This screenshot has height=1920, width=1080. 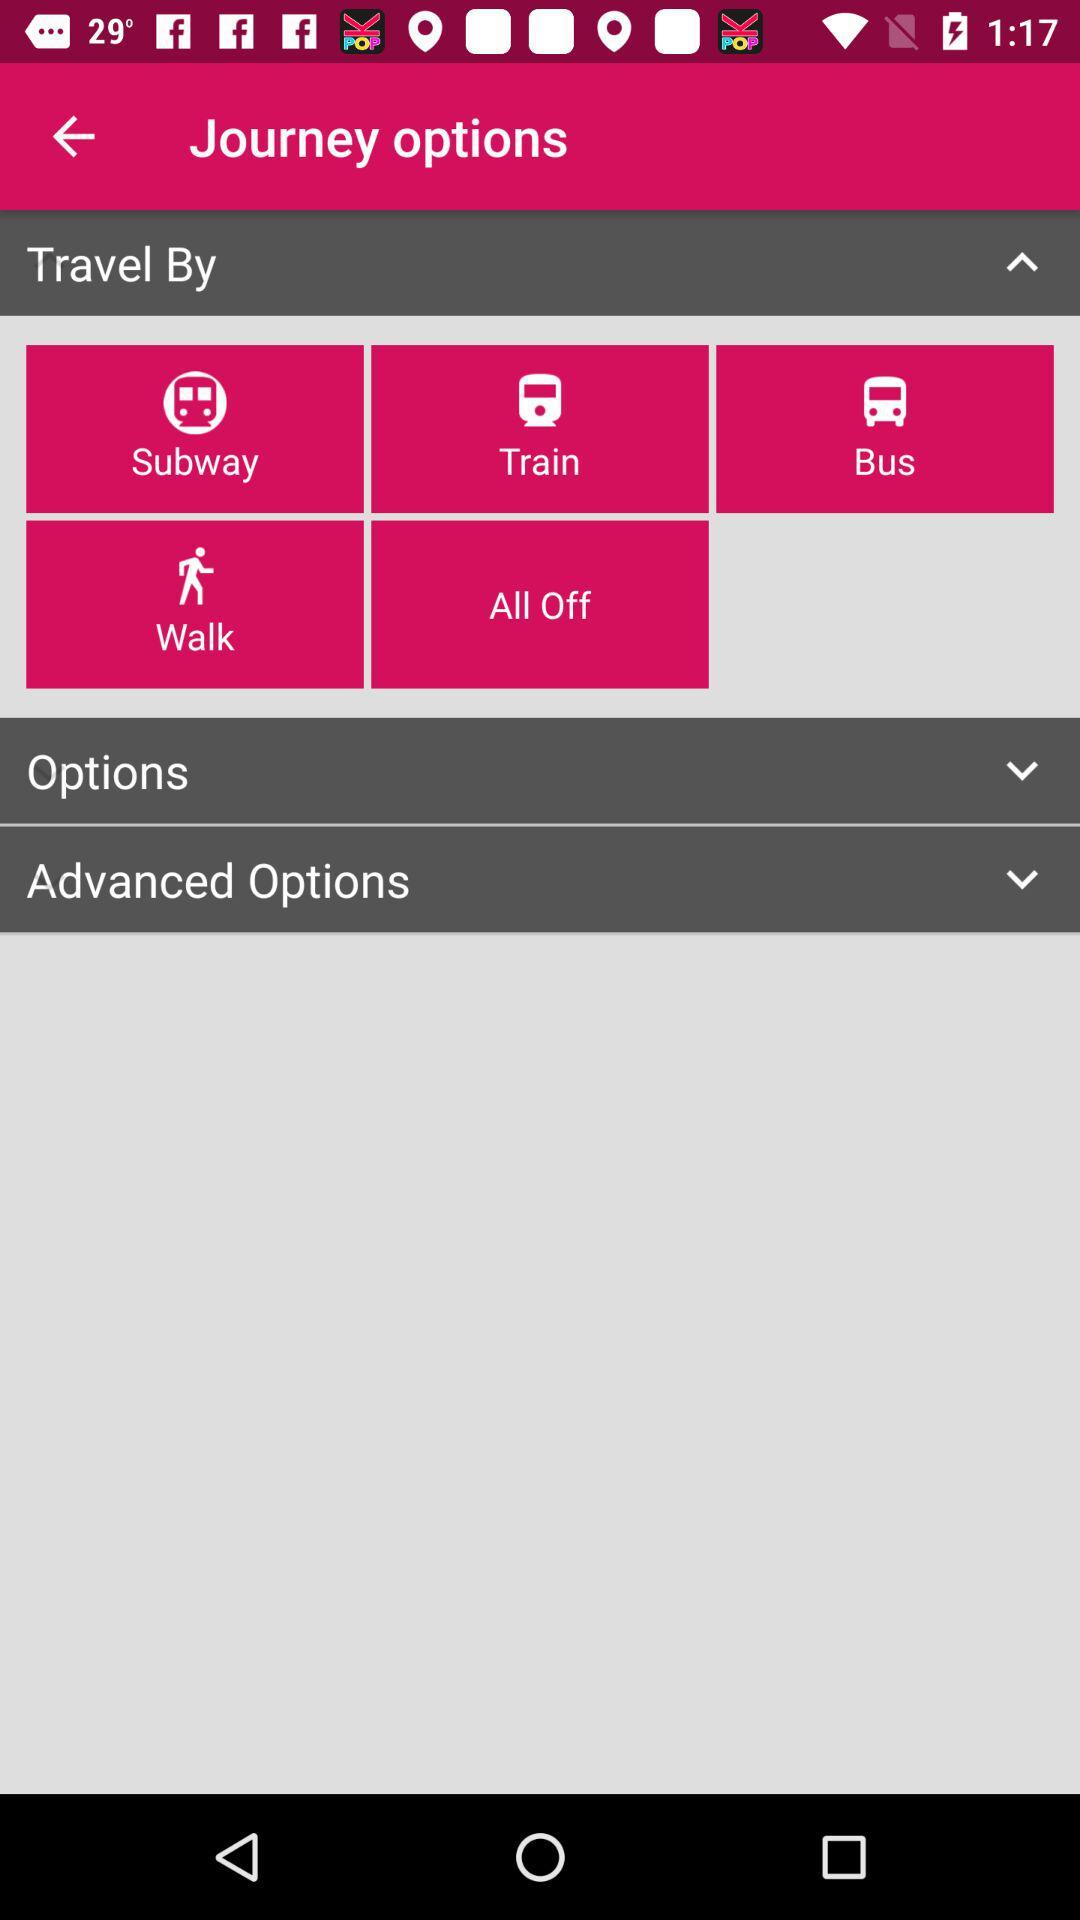 I want to click on item to the left of journey options, so click(x=72, y=135).